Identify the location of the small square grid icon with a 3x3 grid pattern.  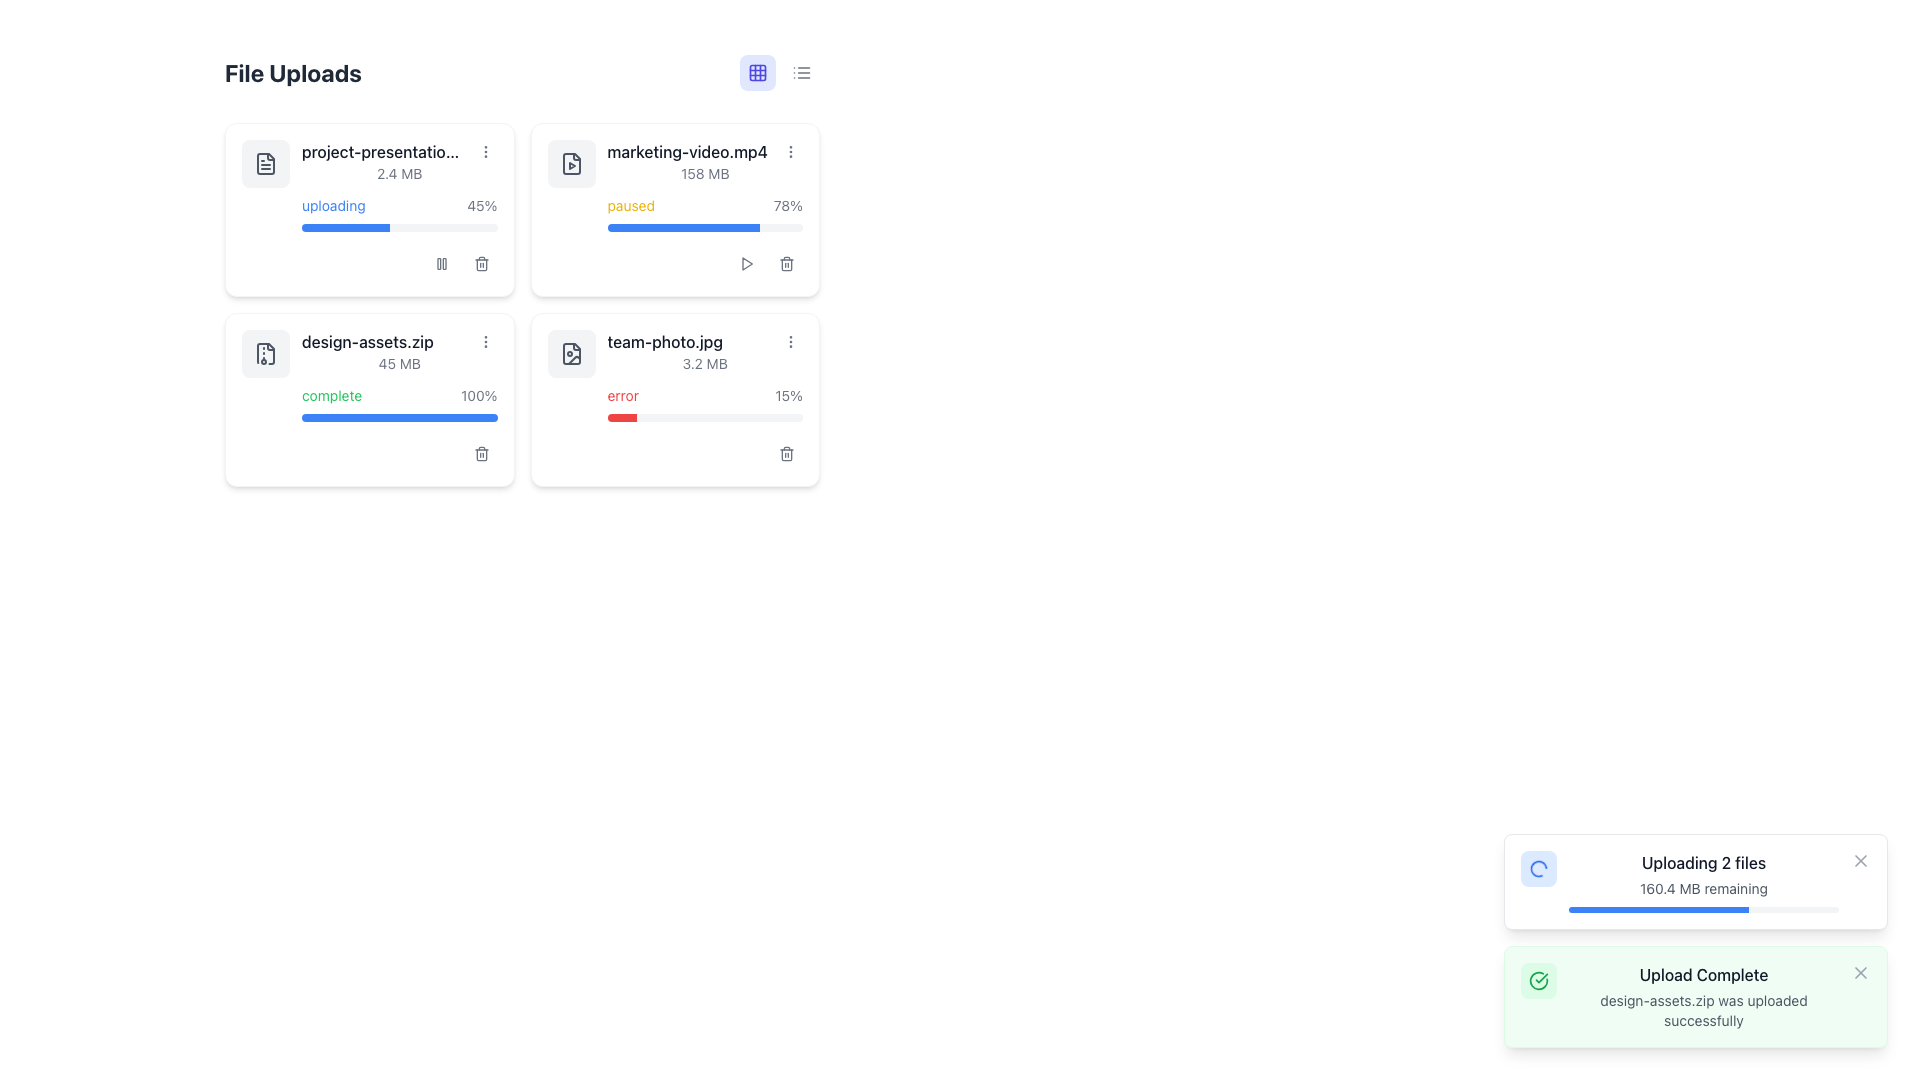
(757, 72).